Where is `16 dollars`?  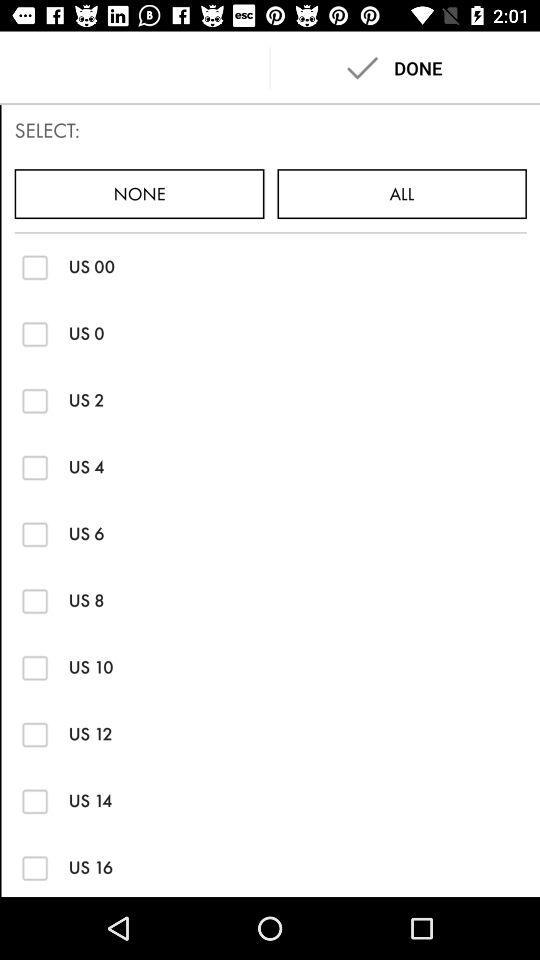
16 dollars is located at coordinates (35, 866).